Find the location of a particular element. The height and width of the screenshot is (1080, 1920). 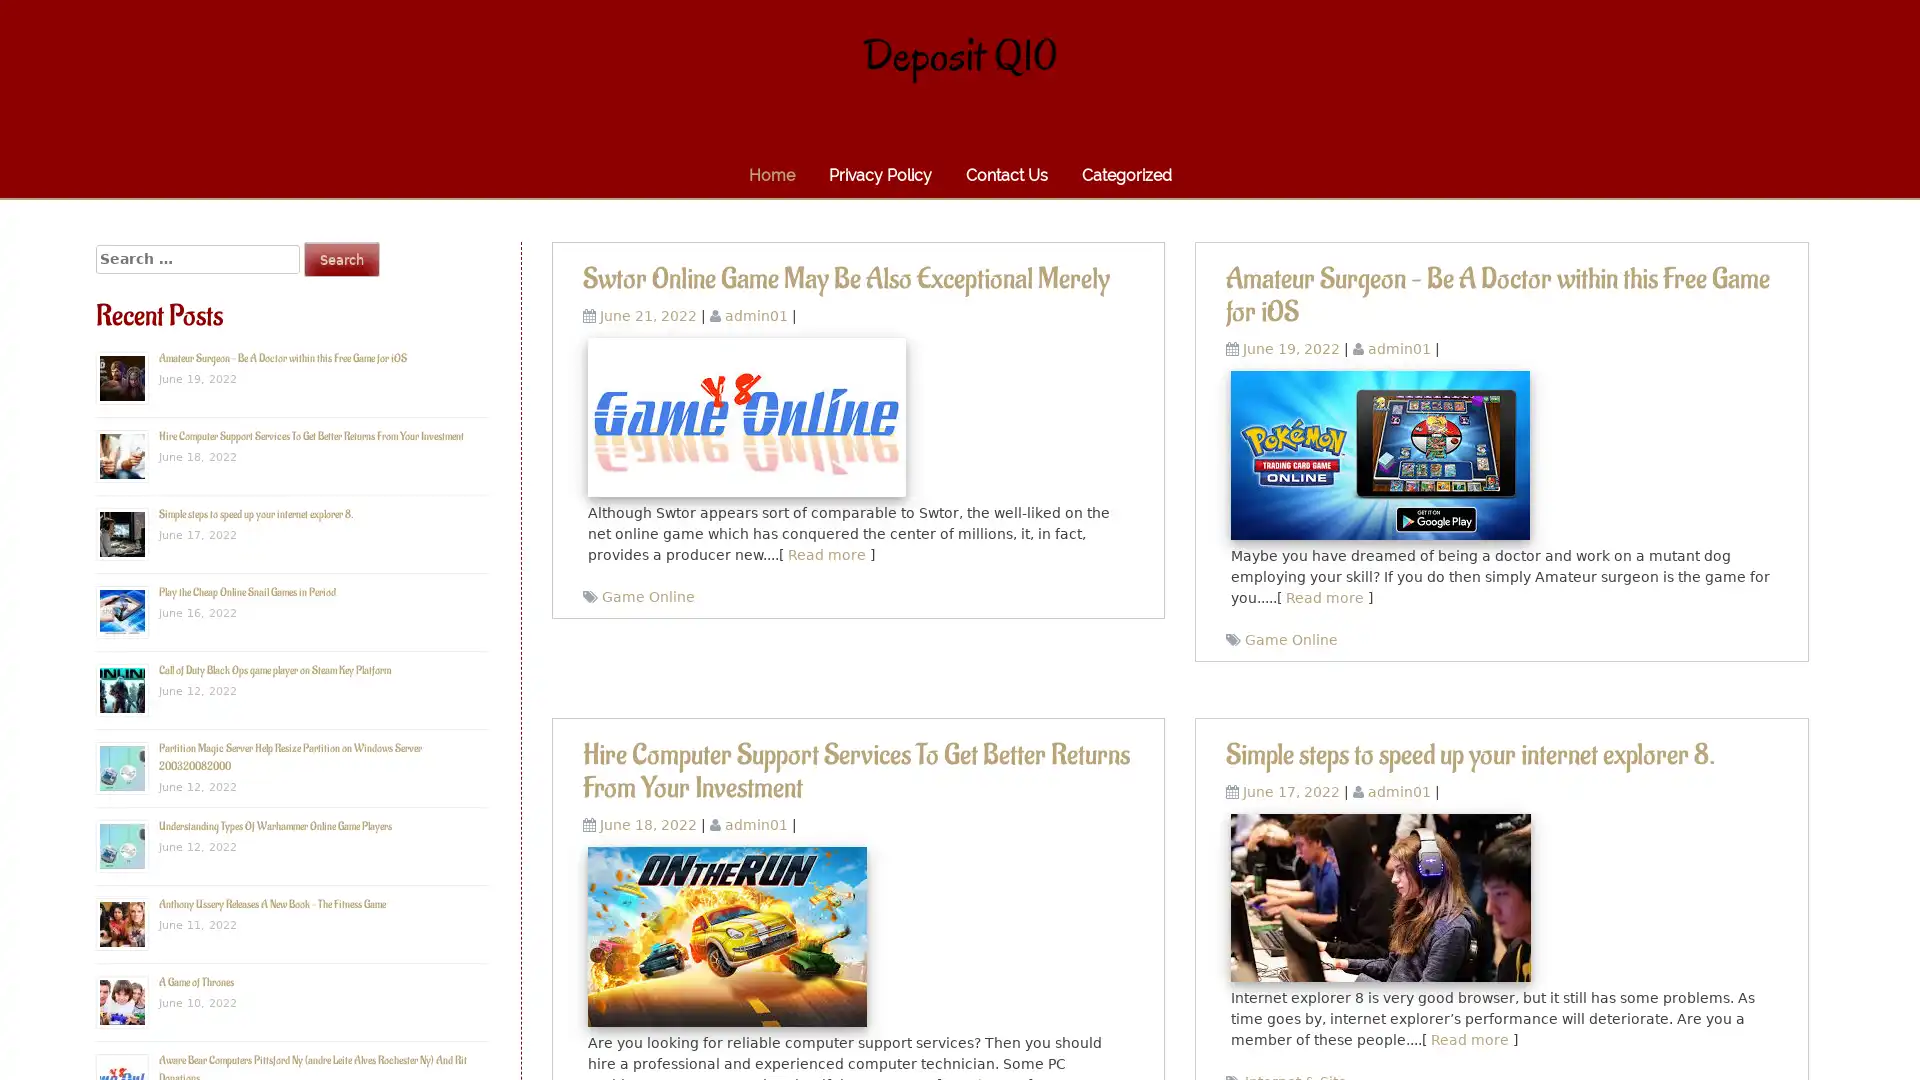

Search is located at coordinates (341, 258).